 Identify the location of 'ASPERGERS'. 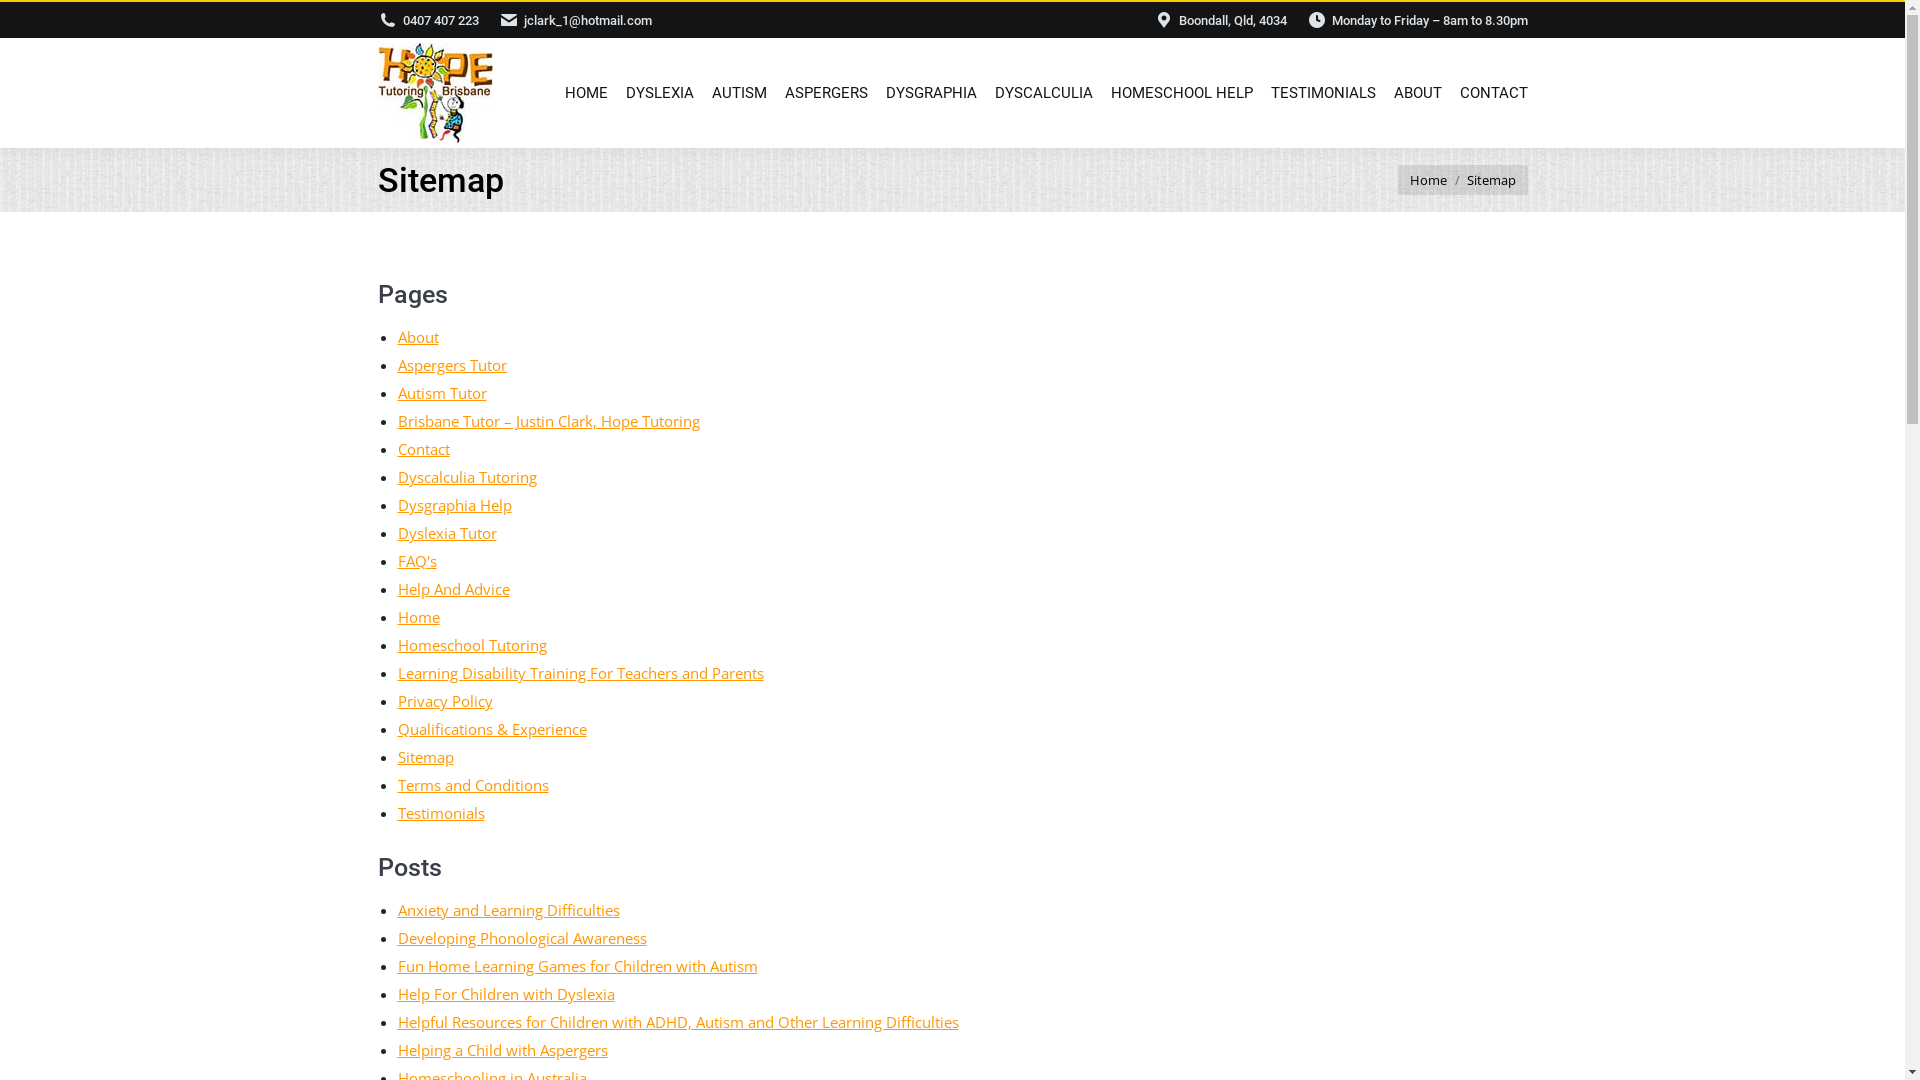
(821, 92).